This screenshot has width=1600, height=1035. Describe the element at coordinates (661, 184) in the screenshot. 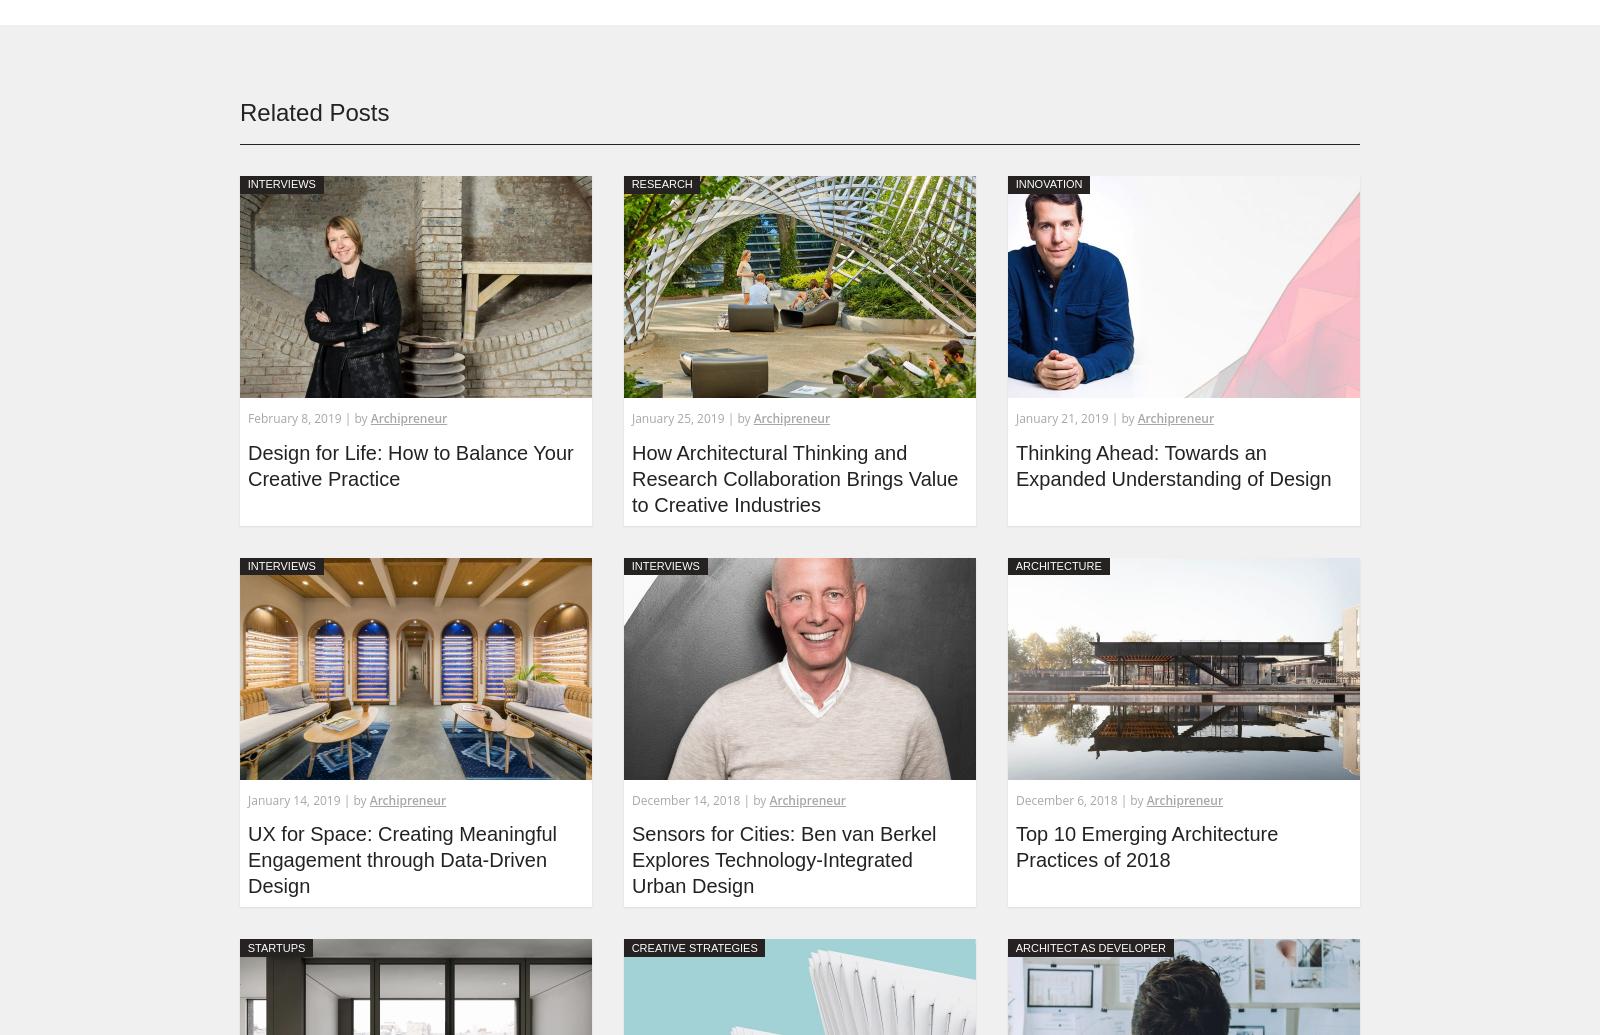

I see `'Research'` at that location.